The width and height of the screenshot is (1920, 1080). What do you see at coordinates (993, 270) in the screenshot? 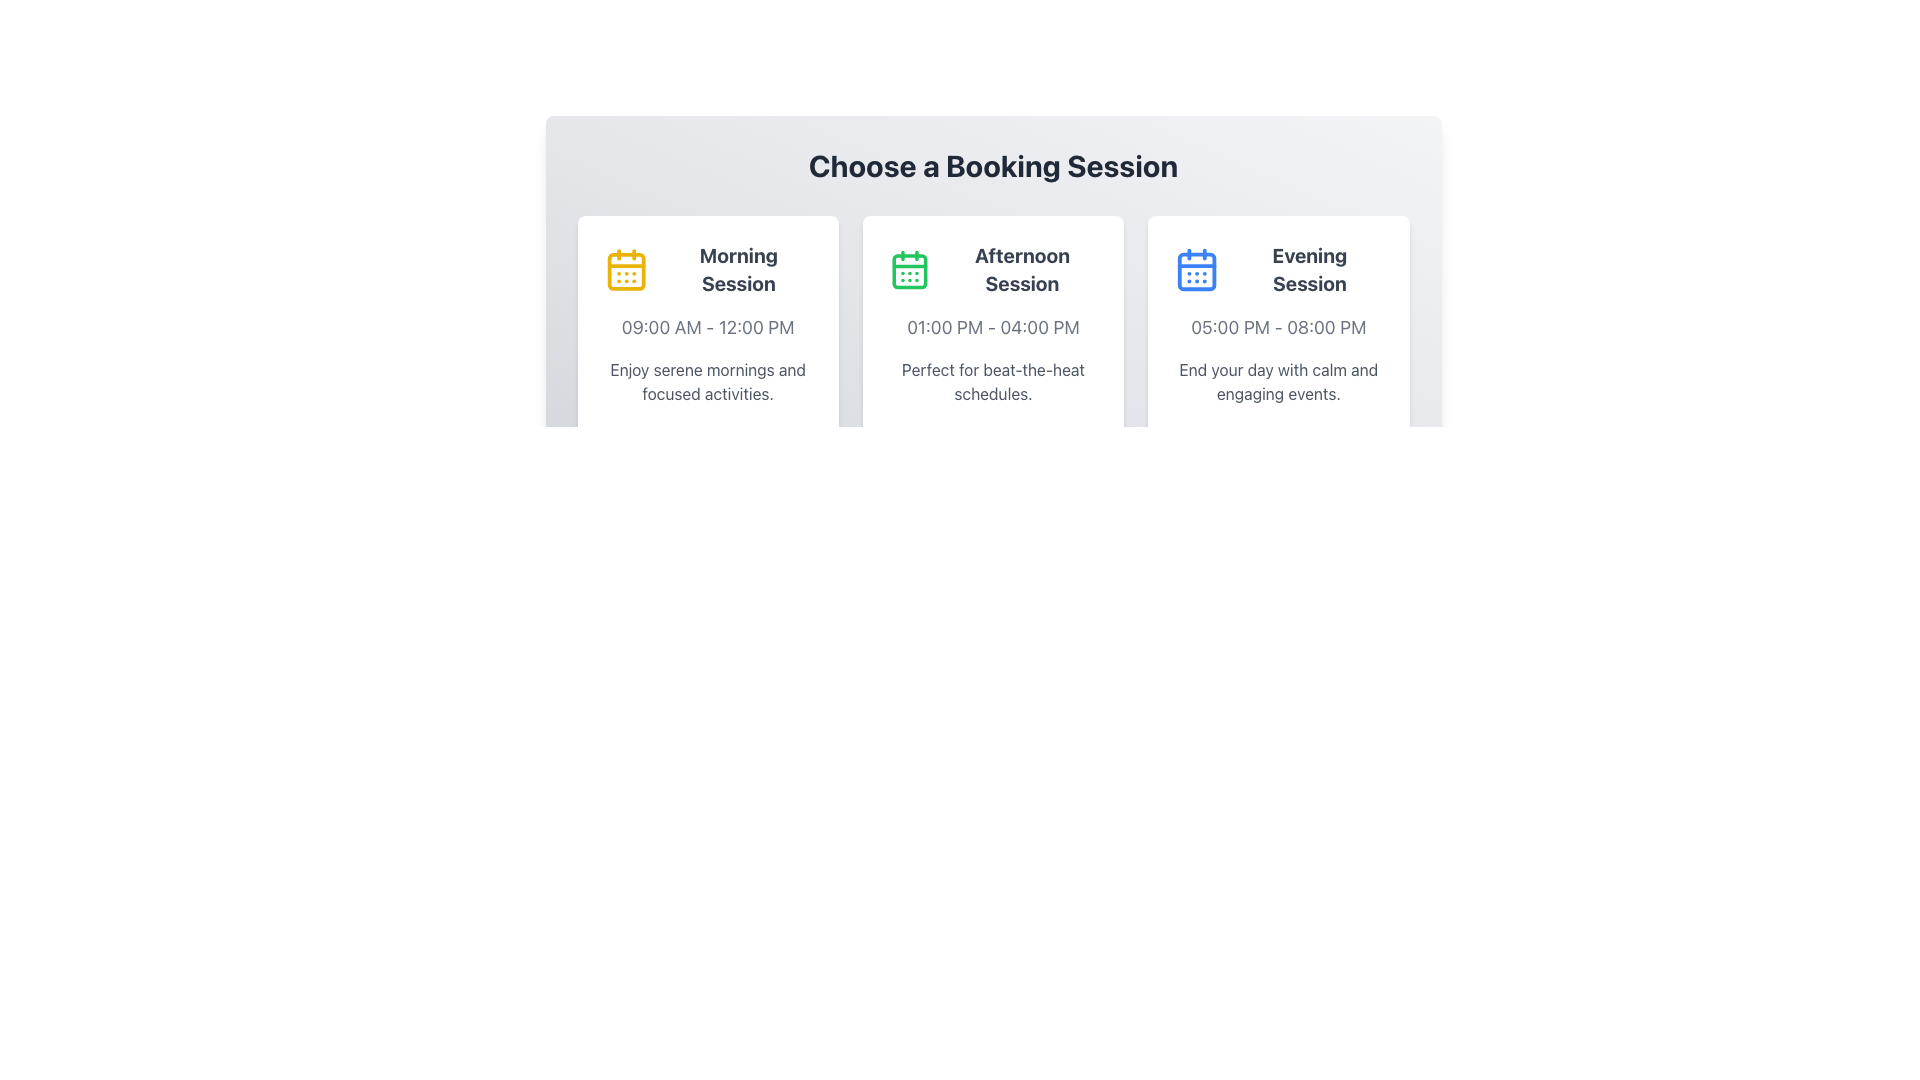
I see `text displayed in the bold font style saying 'Afternoon Session' located in the middle card among three booking session cards` at bounding box center [993, 270].